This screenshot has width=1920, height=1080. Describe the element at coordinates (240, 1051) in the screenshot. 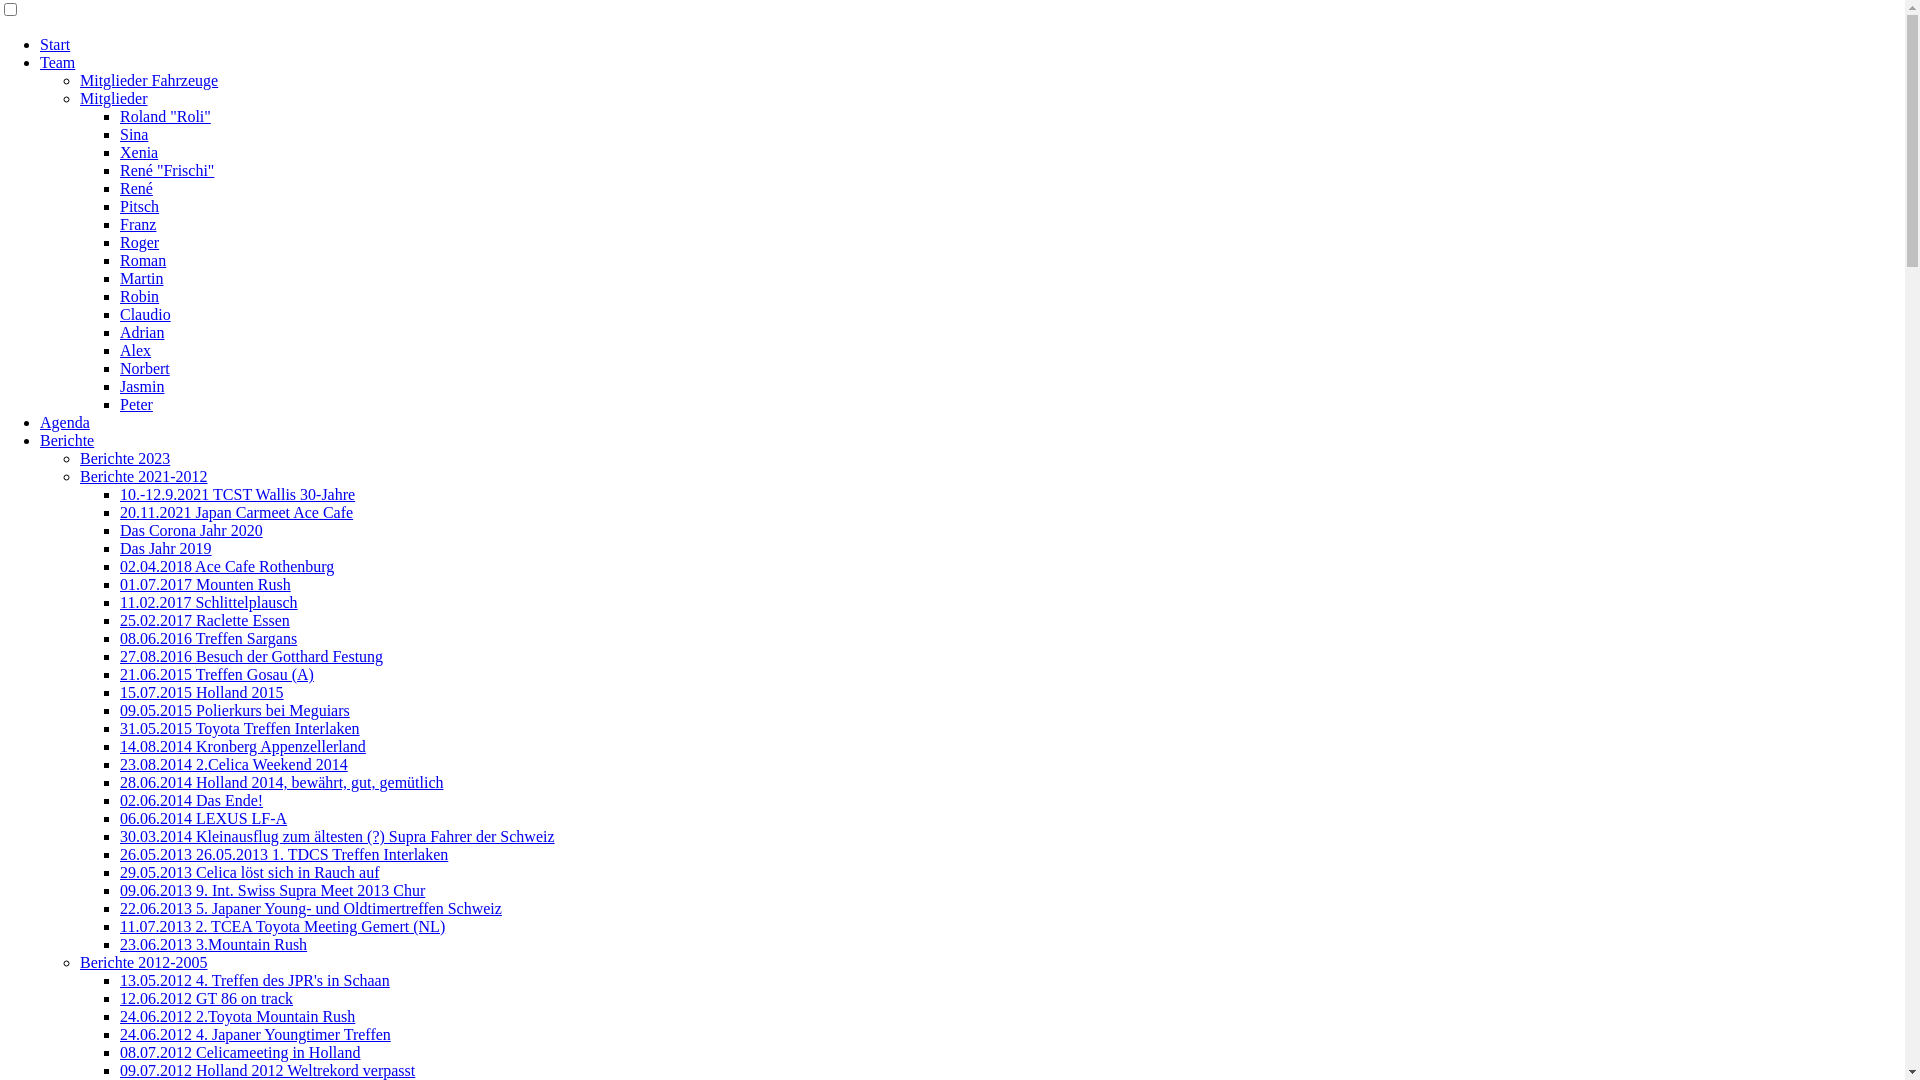

I see `'08.07.2012 Celicameeting in Holland'` at that location.